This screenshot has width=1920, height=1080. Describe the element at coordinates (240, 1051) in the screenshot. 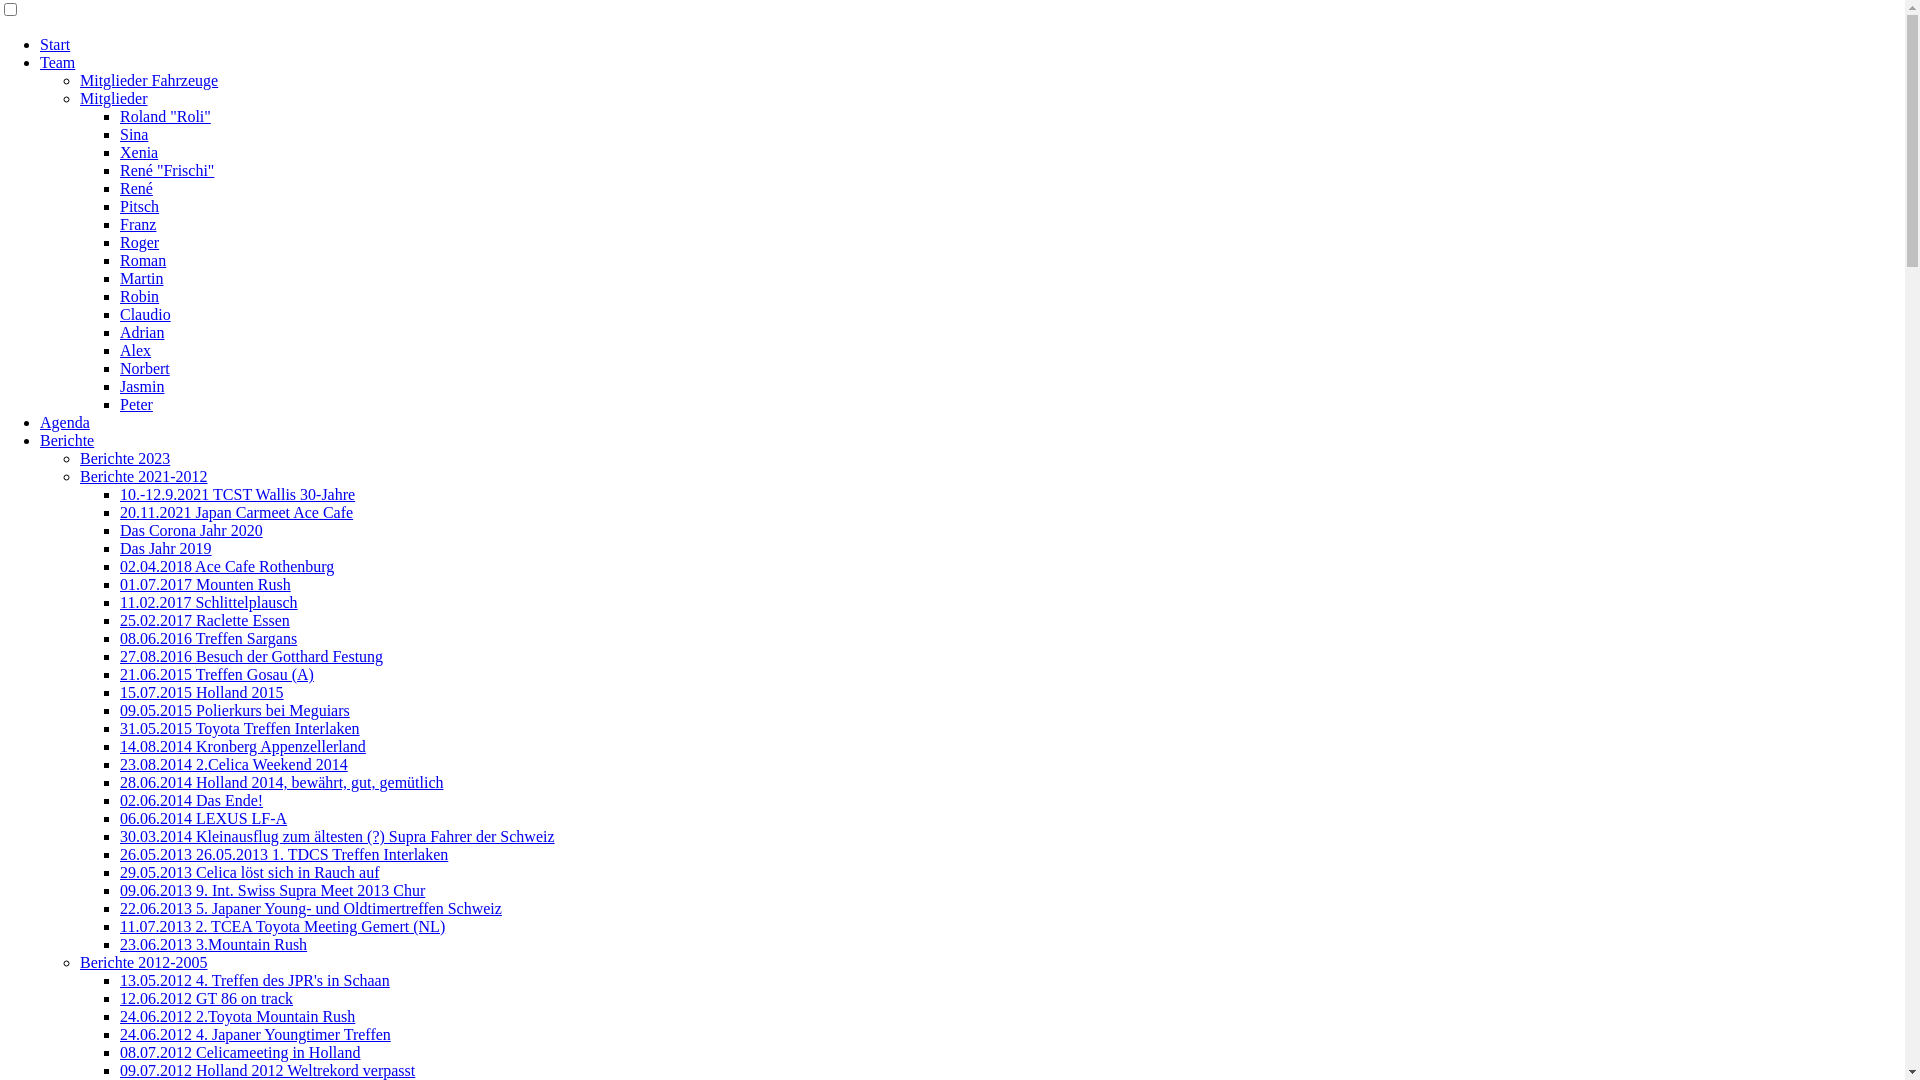

I see `'08.07.2012 Celicameeting in Holland'` at that location.